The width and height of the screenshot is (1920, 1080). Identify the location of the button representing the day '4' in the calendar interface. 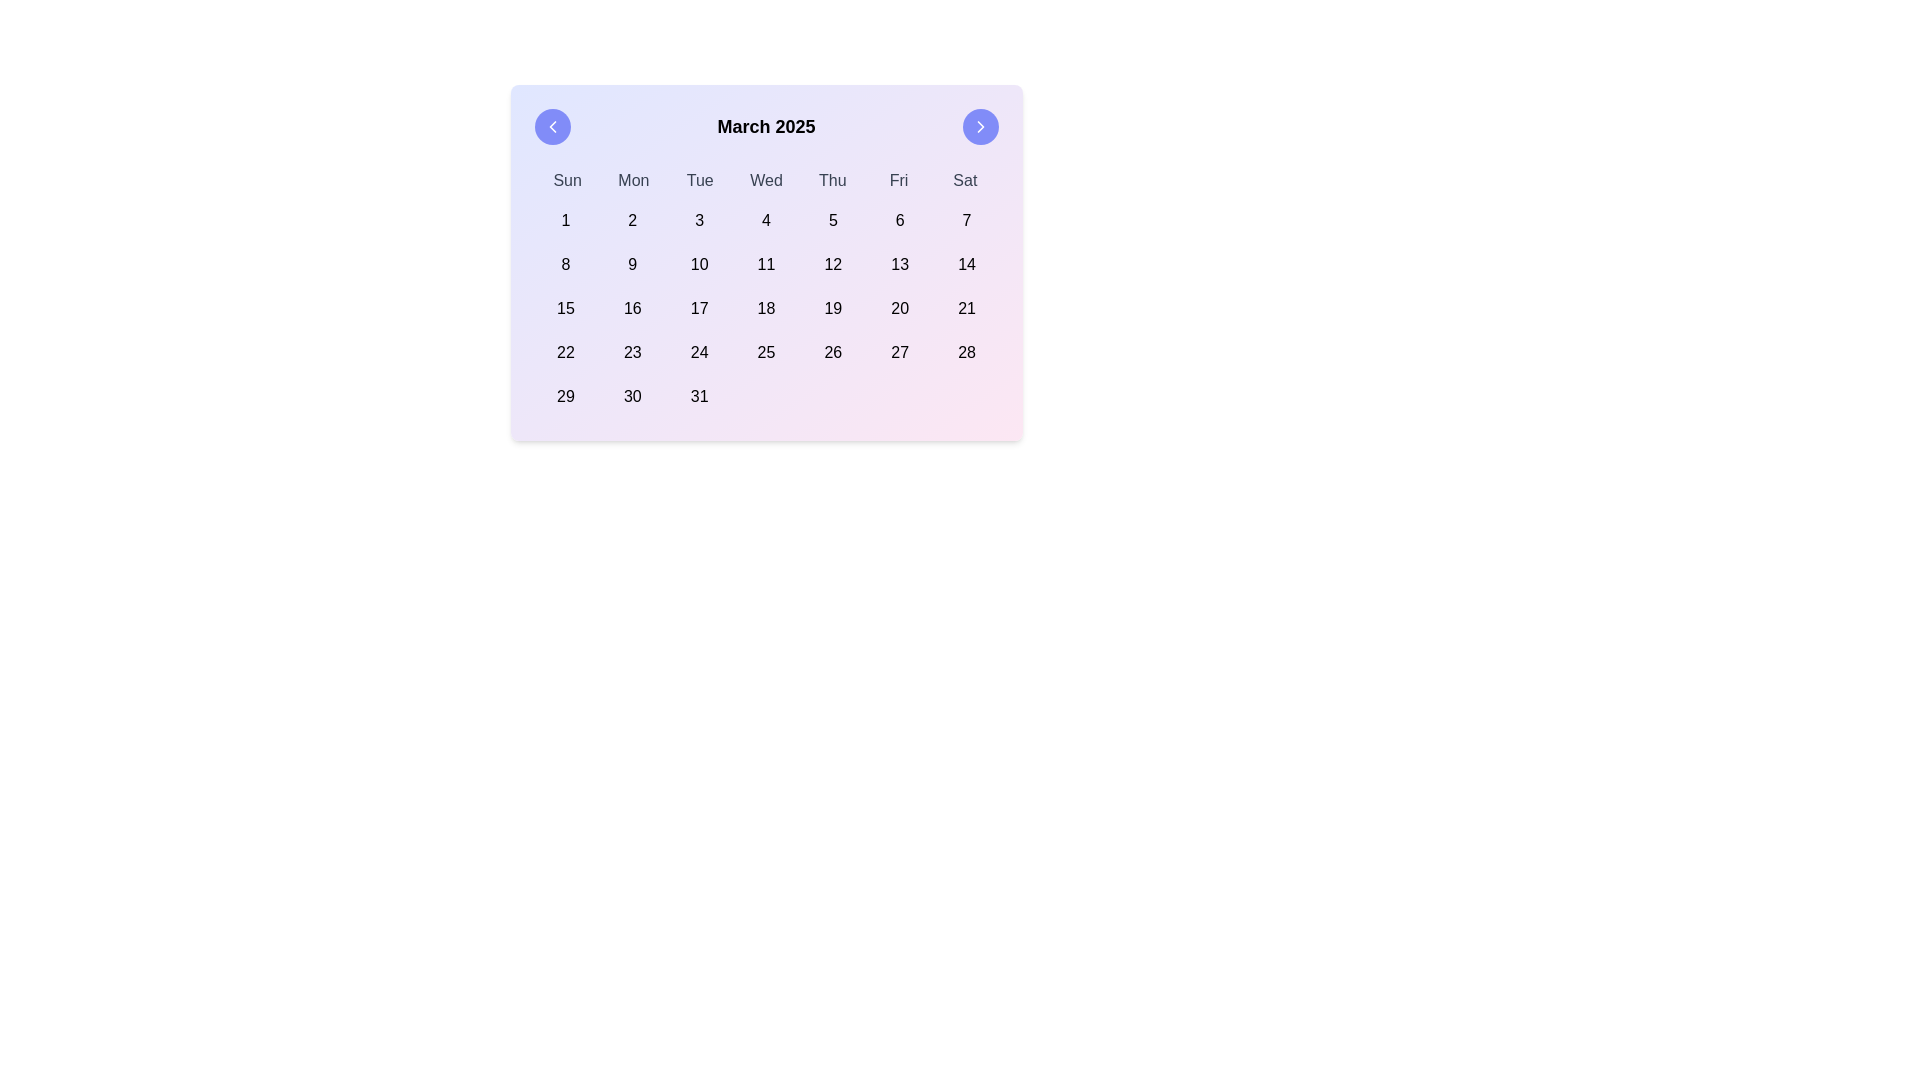
(765, 220).